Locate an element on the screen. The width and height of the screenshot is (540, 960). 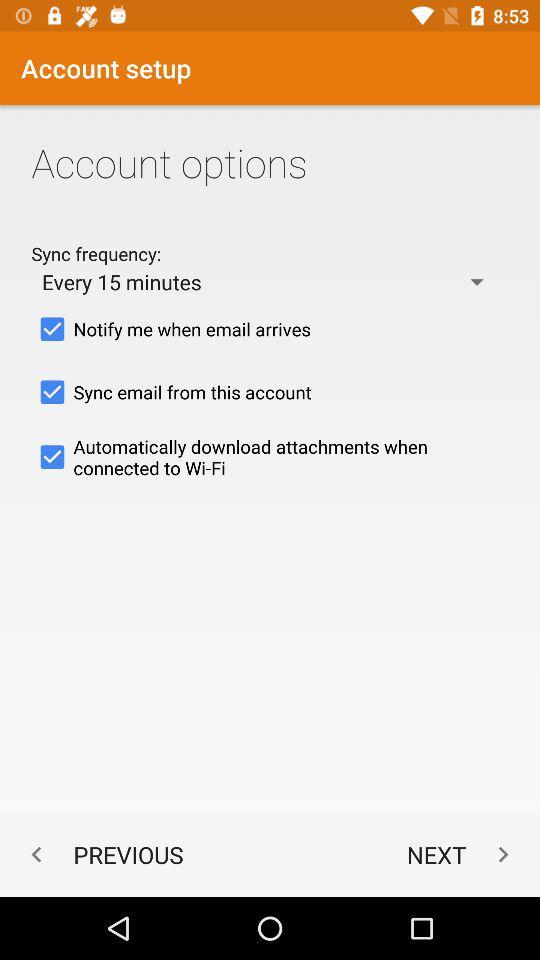
the sync email from item is located at coordinates (270, 391).